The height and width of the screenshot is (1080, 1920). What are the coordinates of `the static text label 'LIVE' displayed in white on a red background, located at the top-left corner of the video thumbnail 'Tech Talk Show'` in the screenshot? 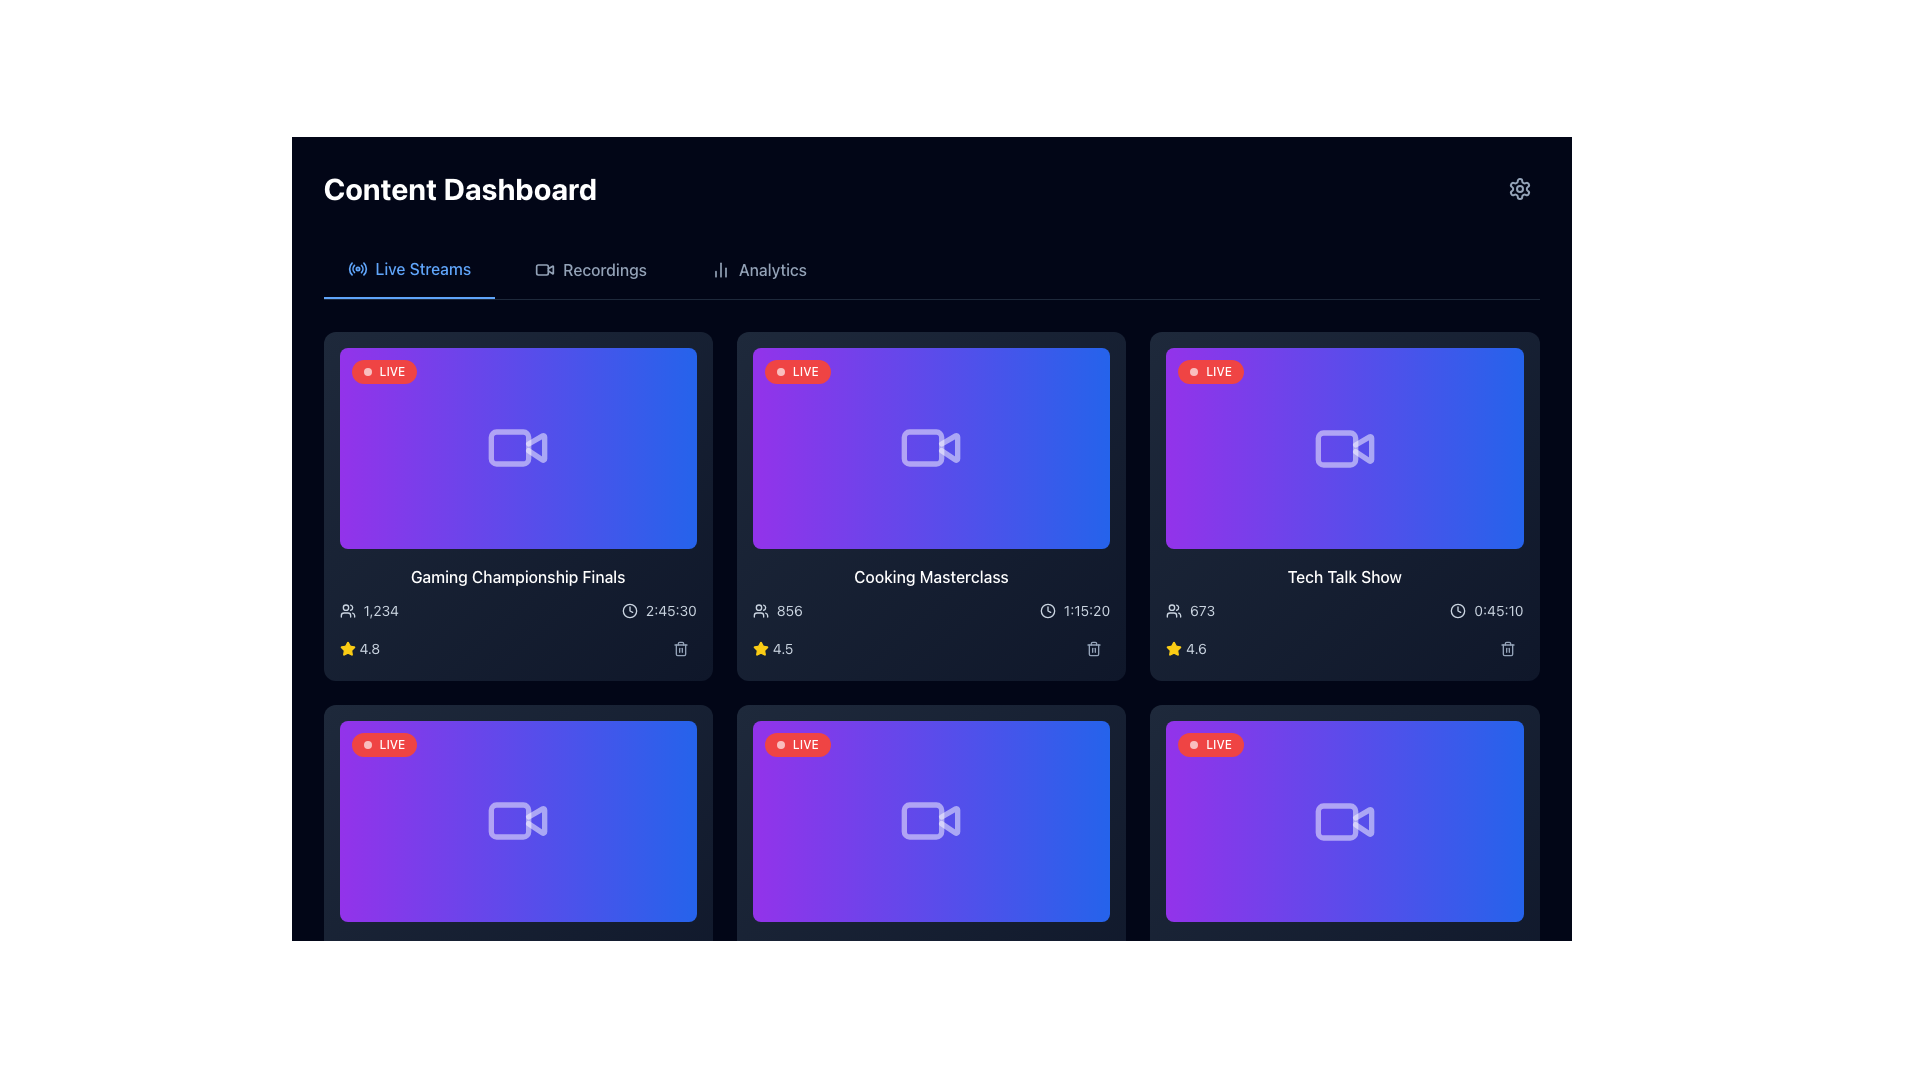 It's located at (1218, 371).